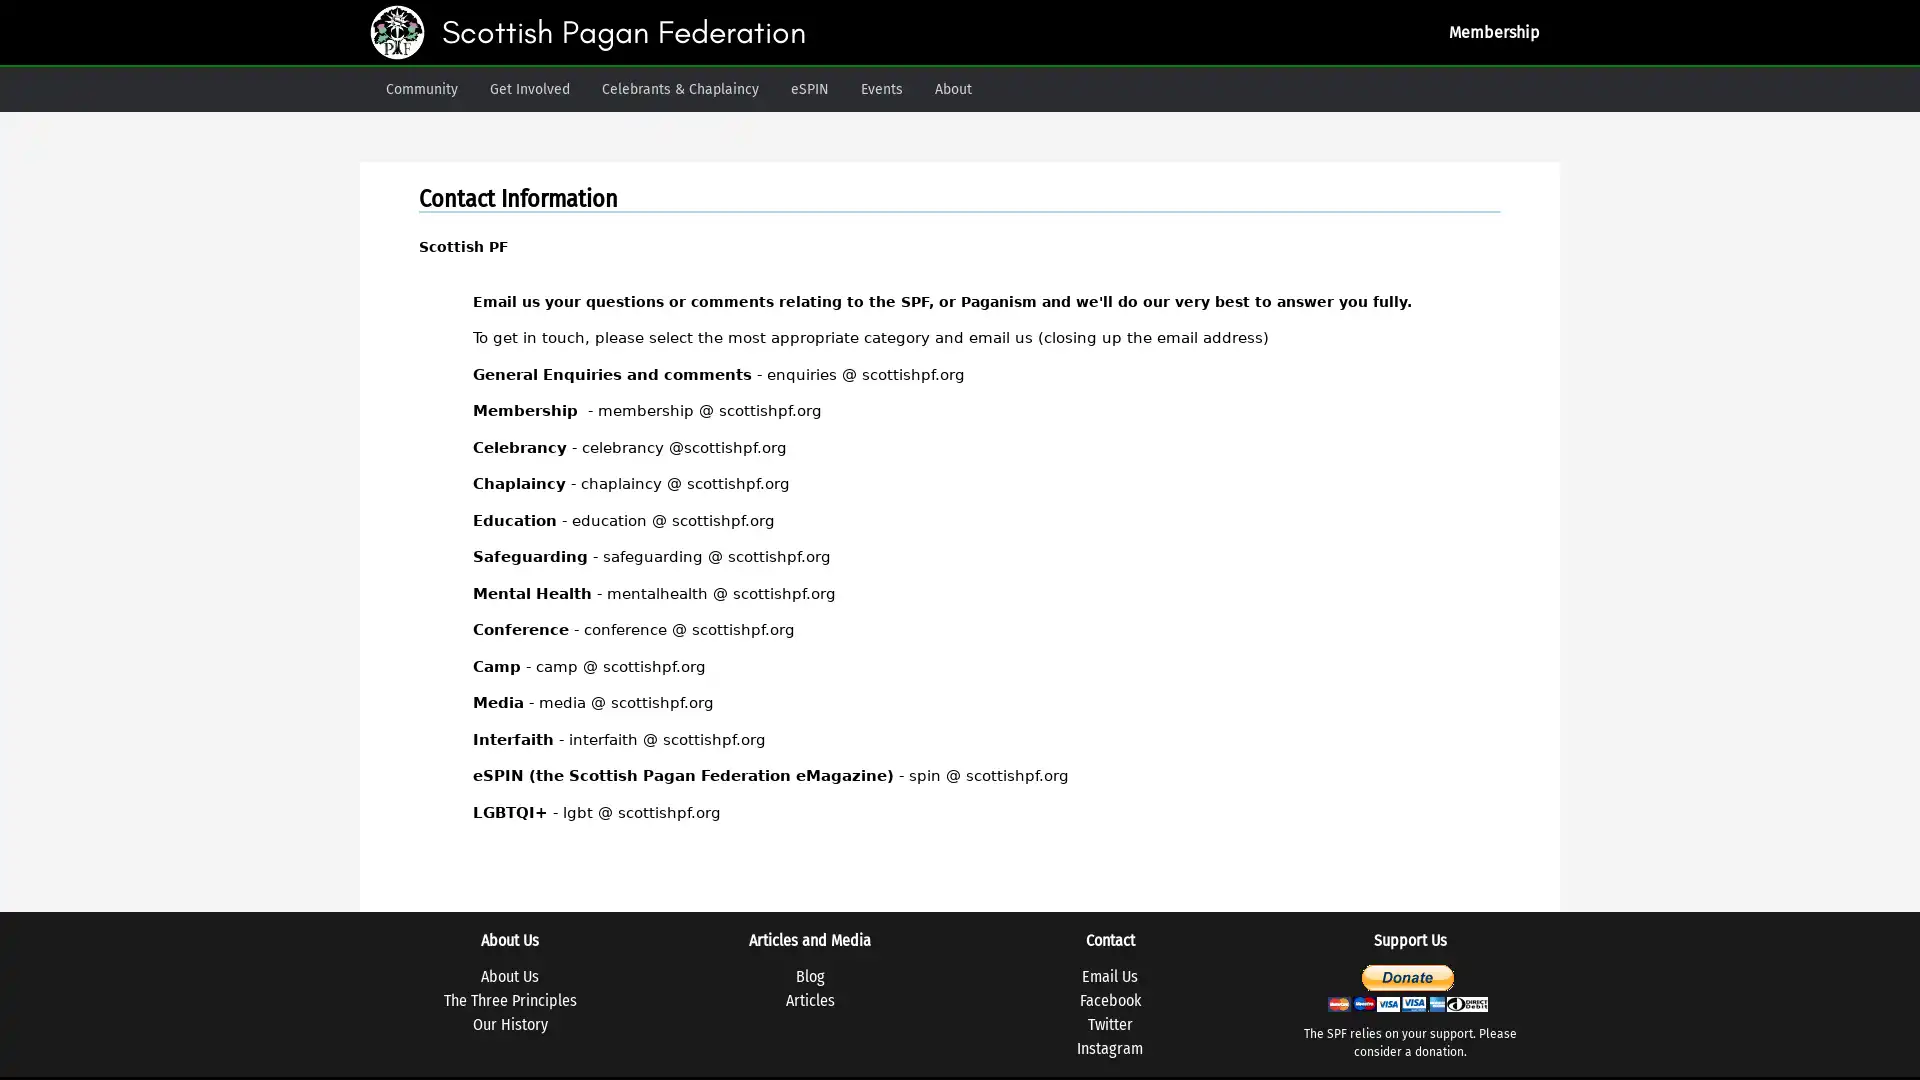 The height and width of the screenshot is (1080, 1920). What do you see at coordinates (421, 88) in the screenshot?
I see `Community` at bounding box center [421, 88].